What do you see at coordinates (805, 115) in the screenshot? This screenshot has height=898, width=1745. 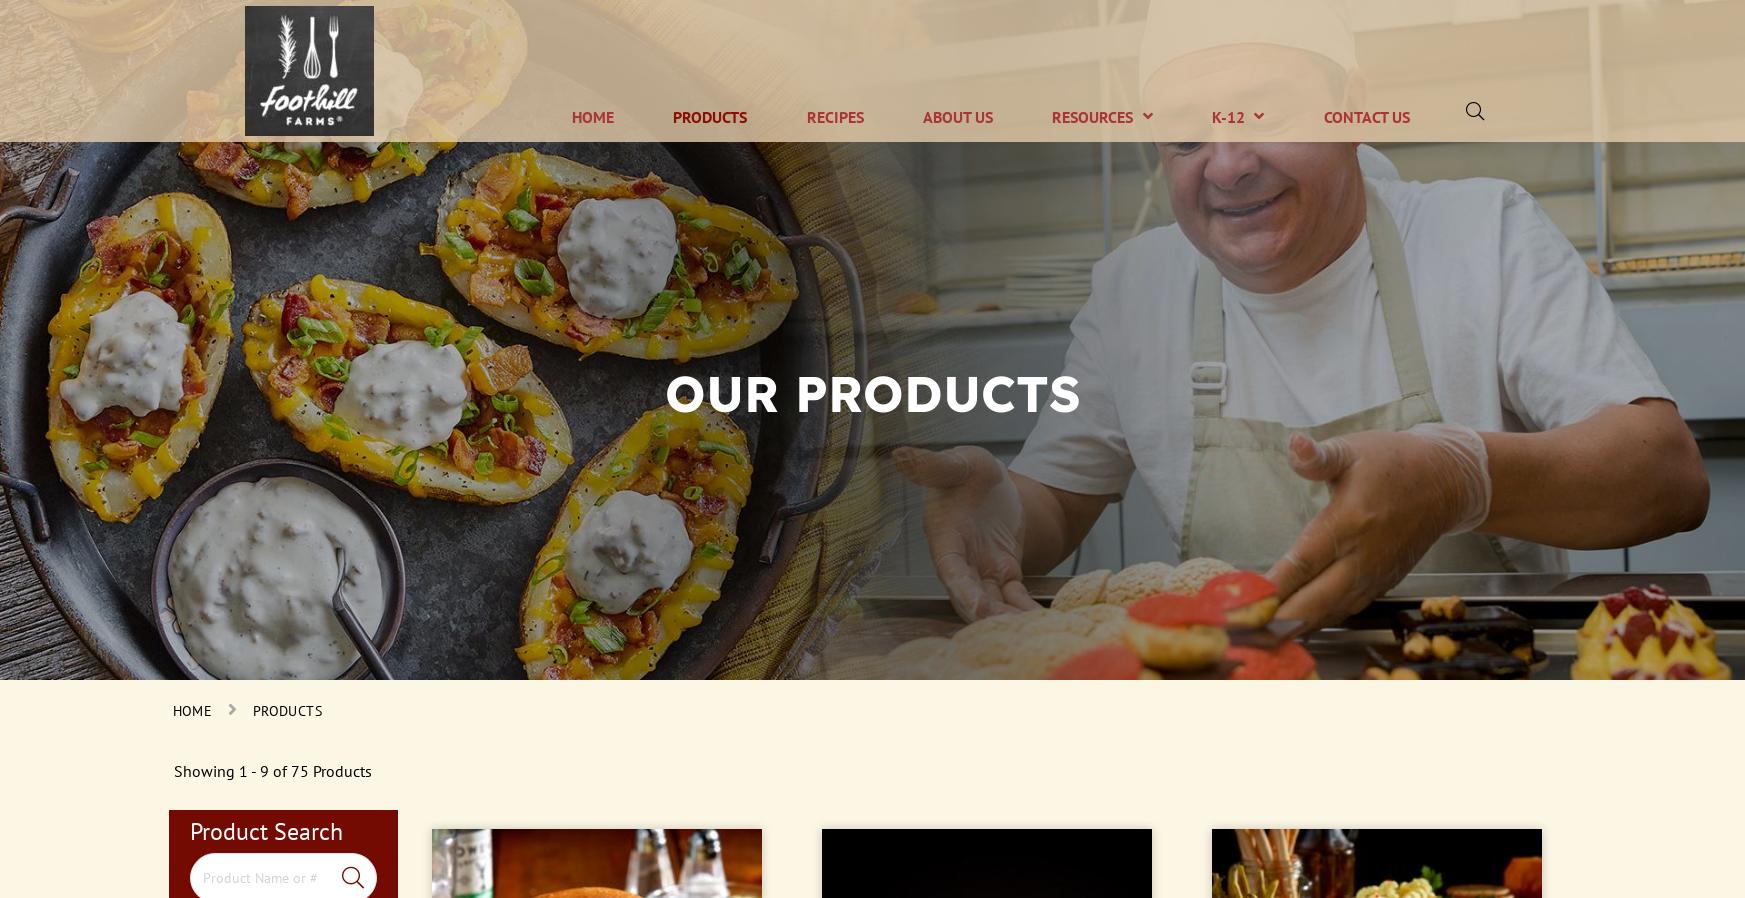 I see `'Recipes'` at bounding box center [805, 115].